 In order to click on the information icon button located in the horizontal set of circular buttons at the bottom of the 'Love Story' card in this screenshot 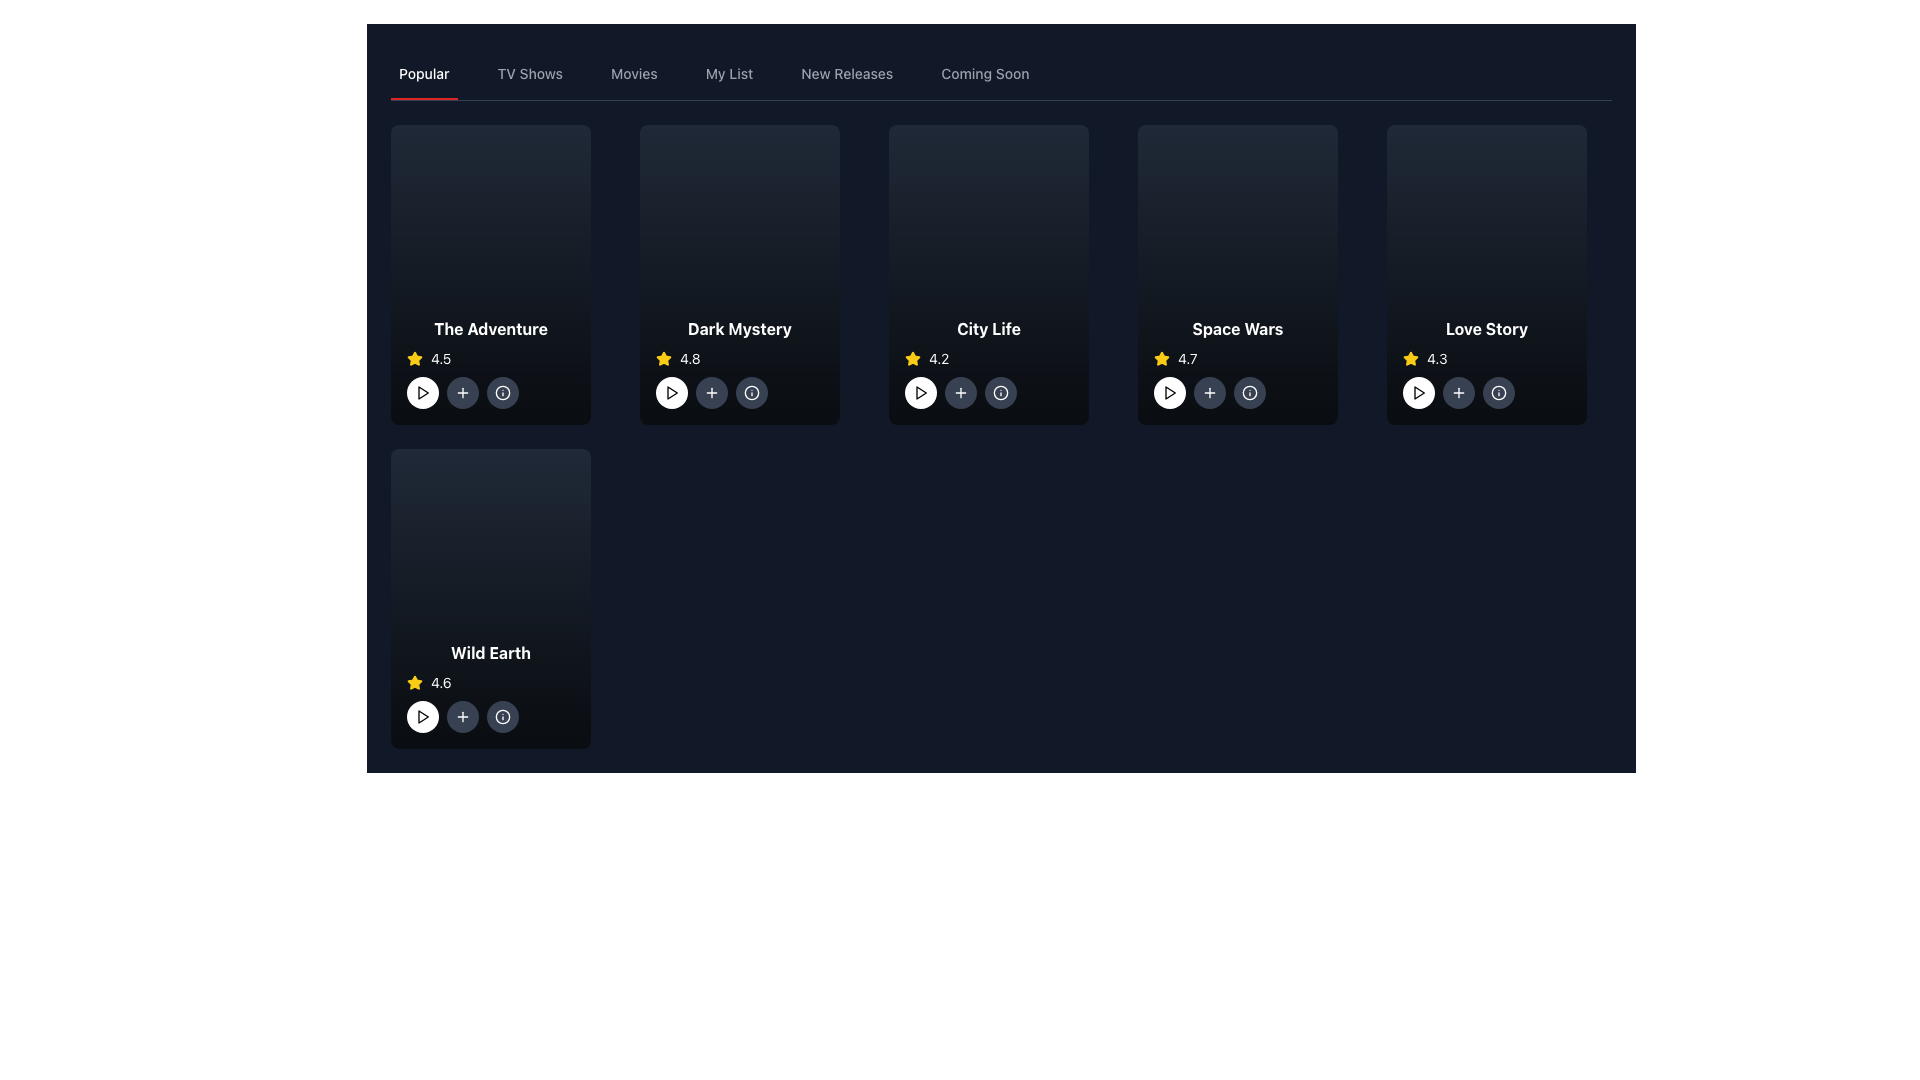, I will do `click(1487, 393)`.